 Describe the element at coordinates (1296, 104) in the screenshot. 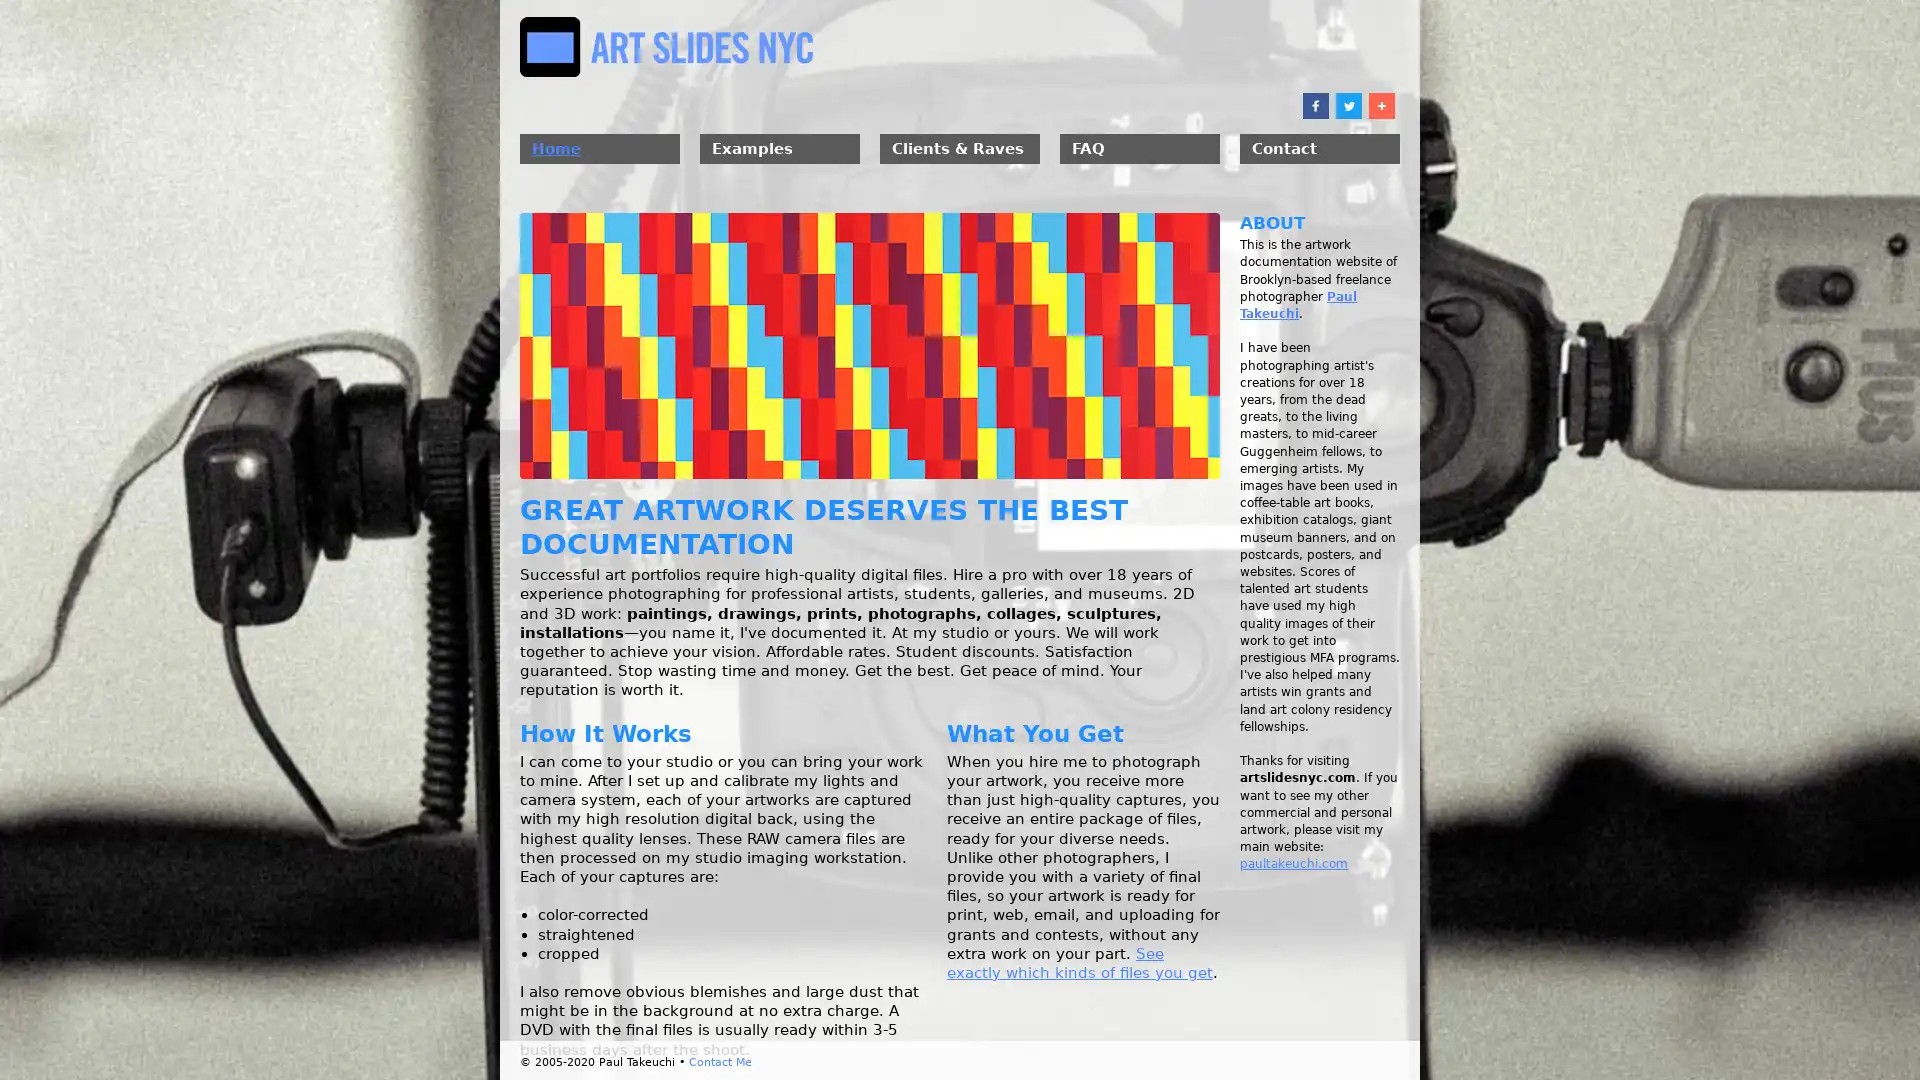

I see `Share to Facebook` at that location.